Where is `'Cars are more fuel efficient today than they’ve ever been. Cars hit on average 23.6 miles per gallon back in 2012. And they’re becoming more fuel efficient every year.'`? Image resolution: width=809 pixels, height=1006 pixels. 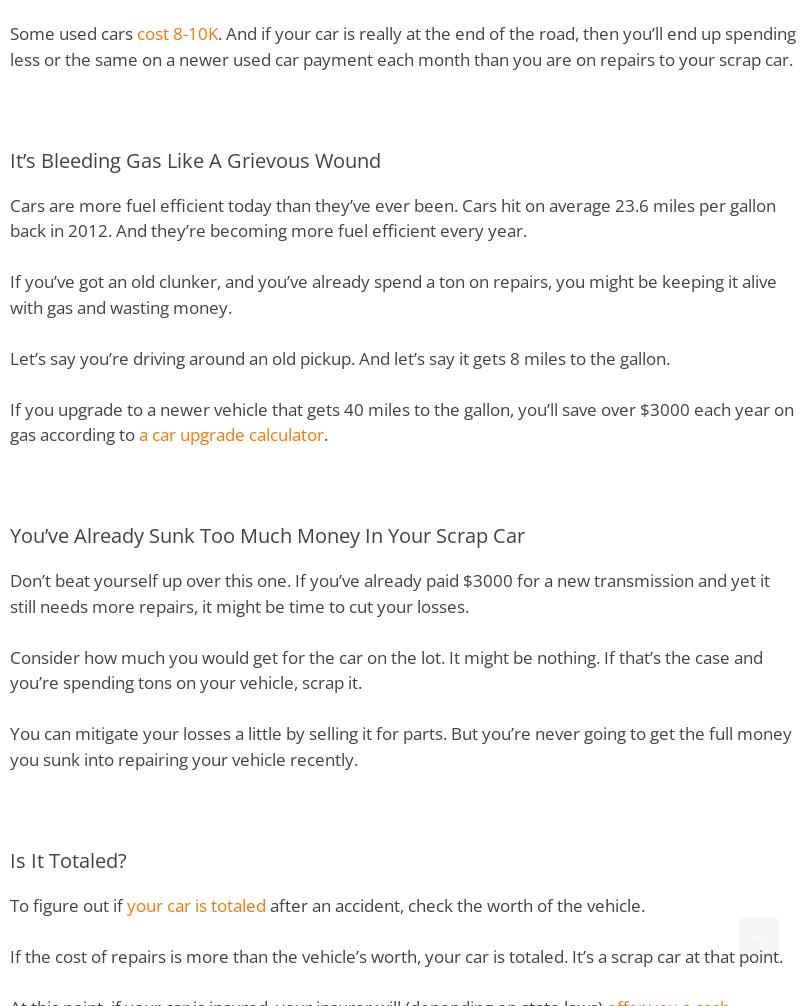
'Cars are more fuel efficient today than they’ve ever been. Cars hit on average 23.6 miles per gallon back in 2012. And they’re becoming more fuel efficient every year.' is located at coordinates (393, 217).